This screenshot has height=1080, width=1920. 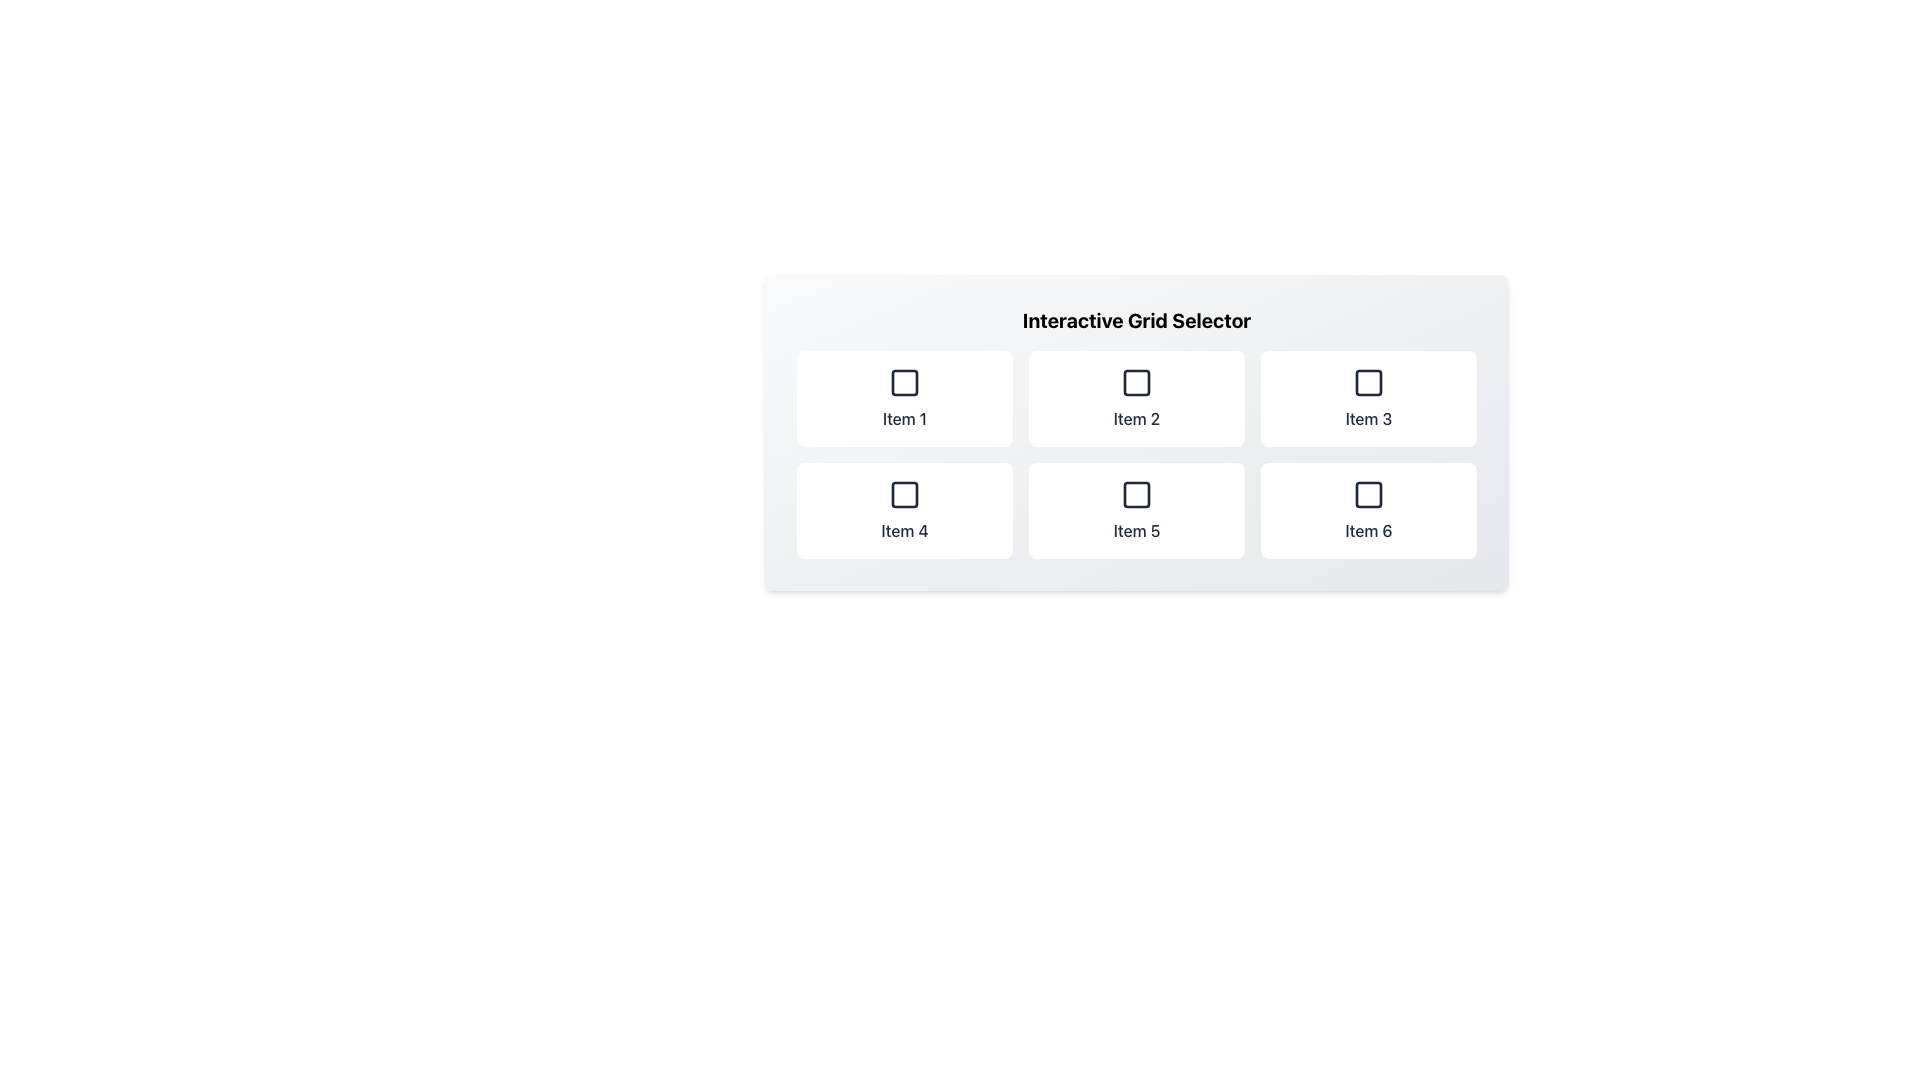 What do you see at coordinates (1137, 382) in the screenshot?
I see `the small geometric shape with rounded edges, filled with solid color, located within the 'Item 2' of the 'Interactive Grid Selector' in the top row, middle column` at bounding box center [1137, 382].